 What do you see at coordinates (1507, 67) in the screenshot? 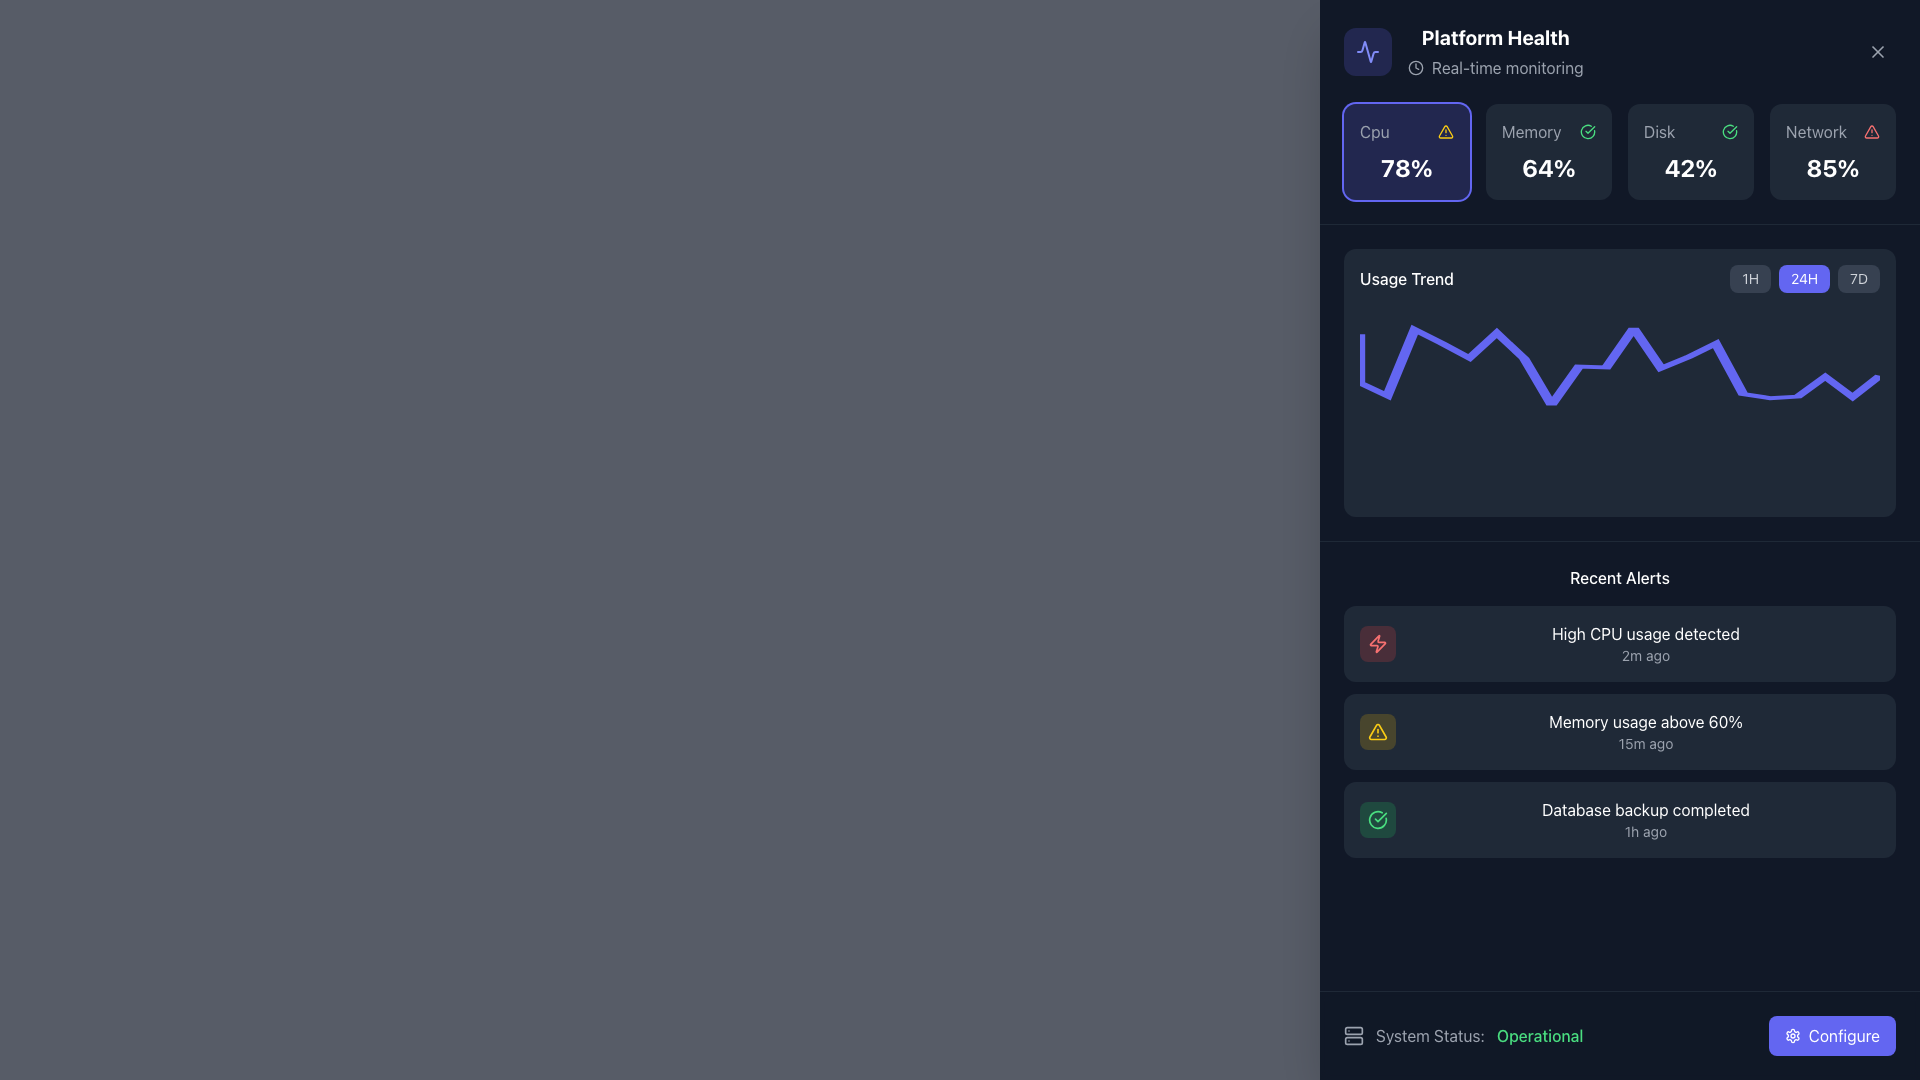
I see `the Text Label located in the upper right section below the header 'Platform Health', which provides context for real-time data monitoring` at bounding box center [1507, 67].